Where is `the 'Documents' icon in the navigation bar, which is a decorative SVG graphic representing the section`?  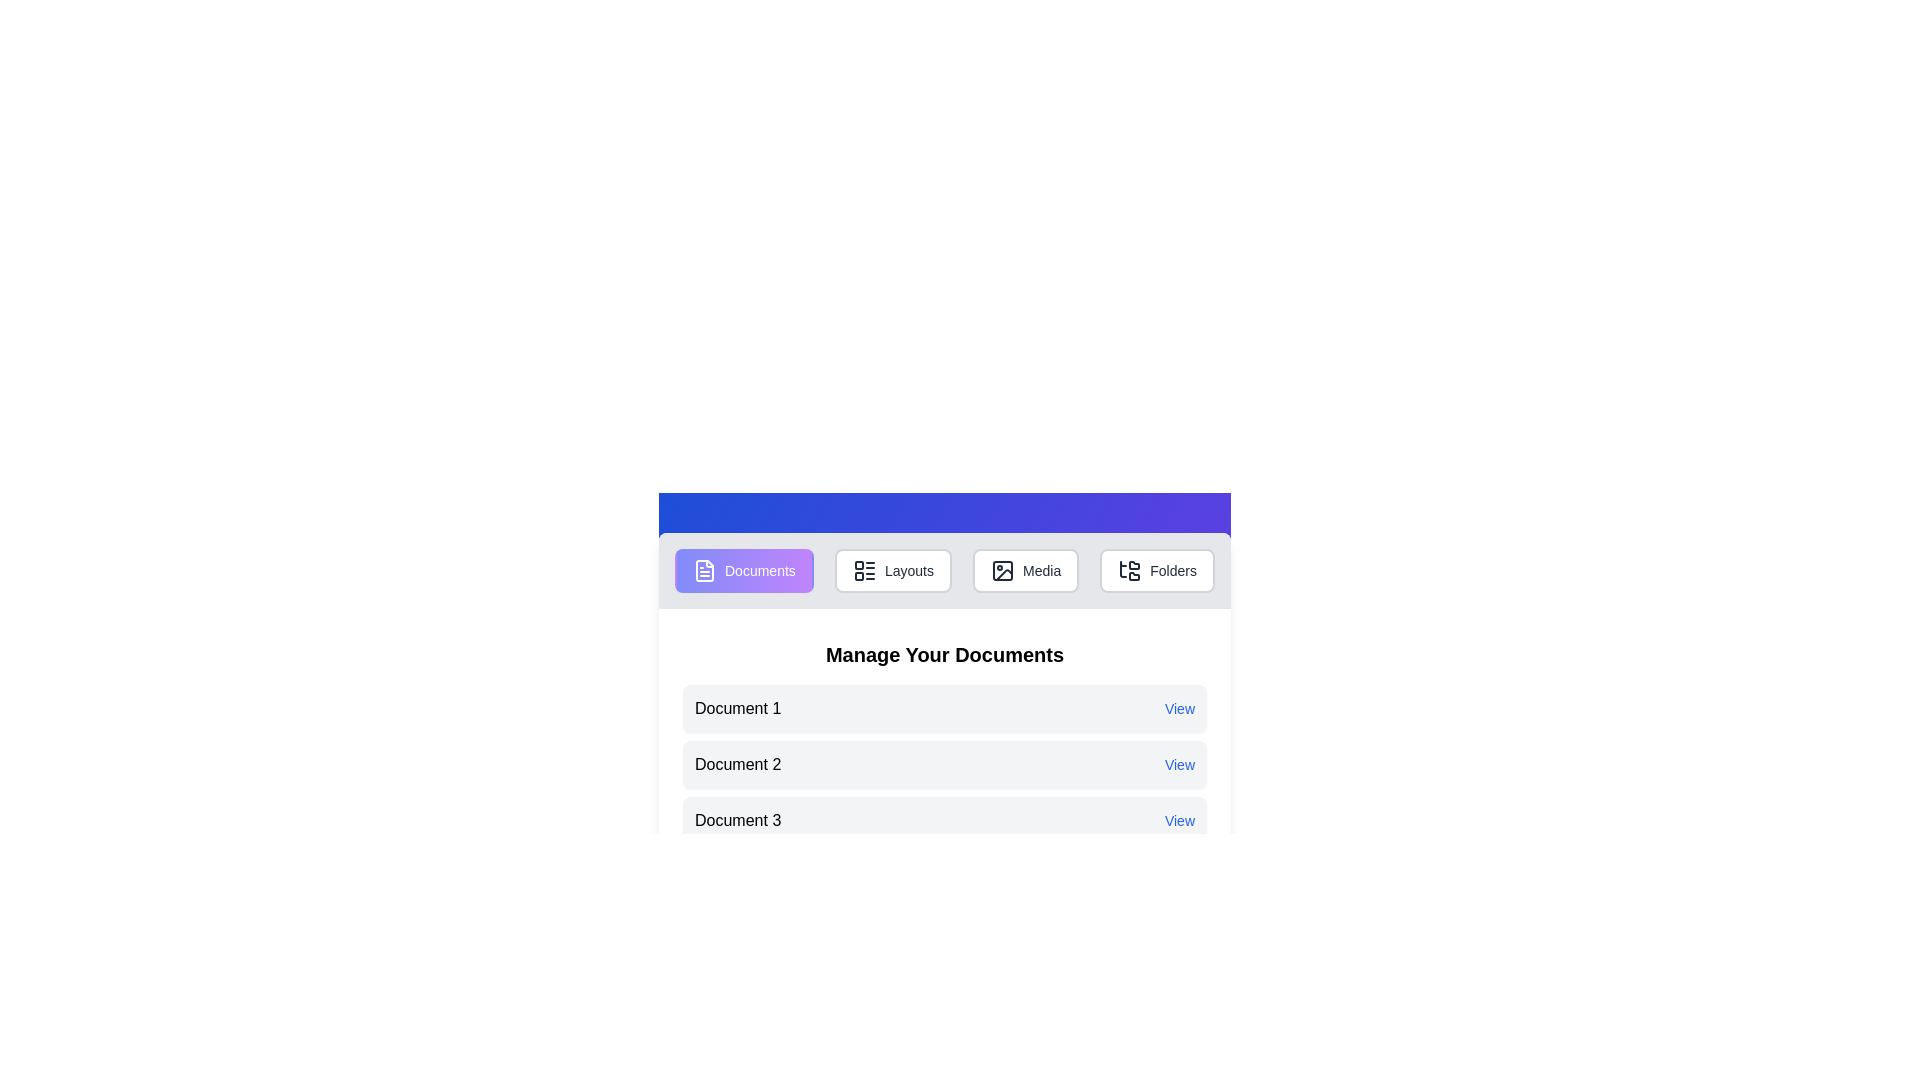 the 'Documents' icon in the navigation bar, which is a decorative SVG graphic representing the section is located at coordinates (705, 570).